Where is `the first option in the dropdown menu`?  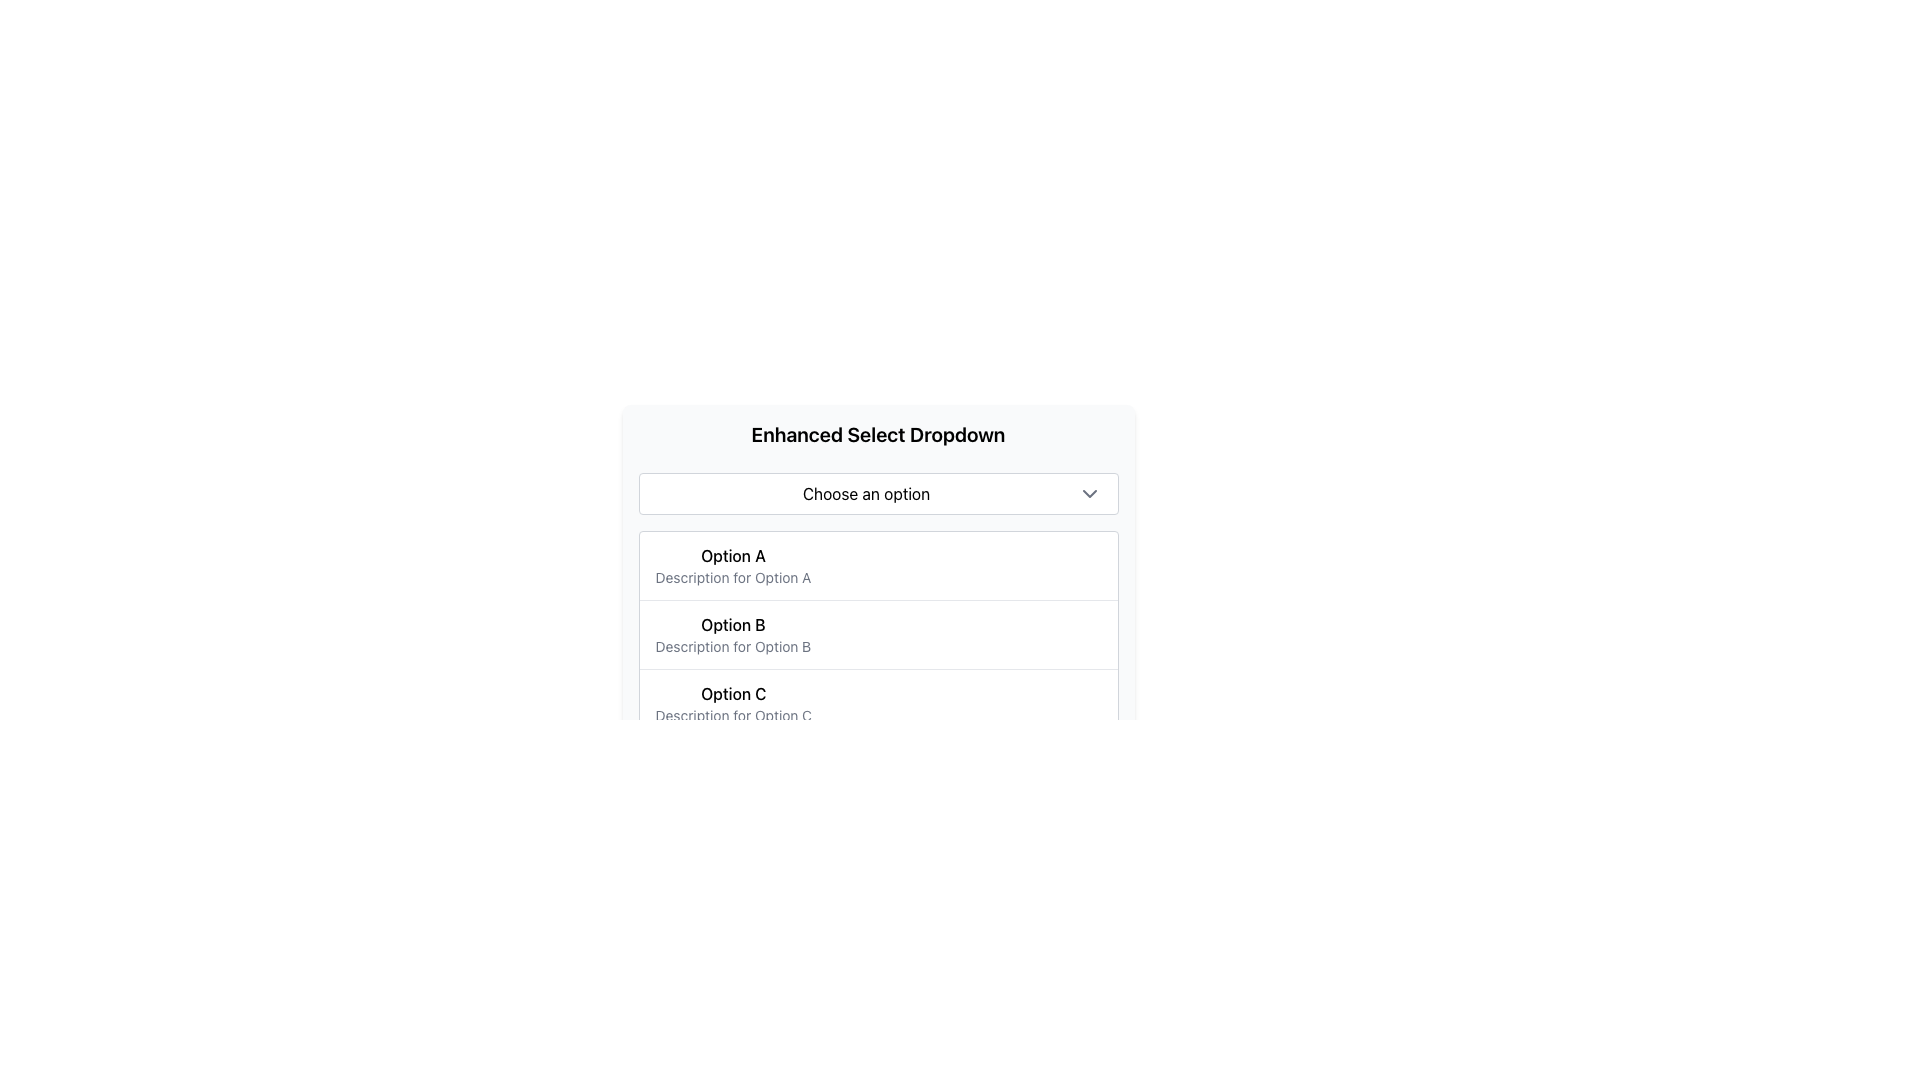
the first option in the dropdown menu is located at coordinates (740, 566).